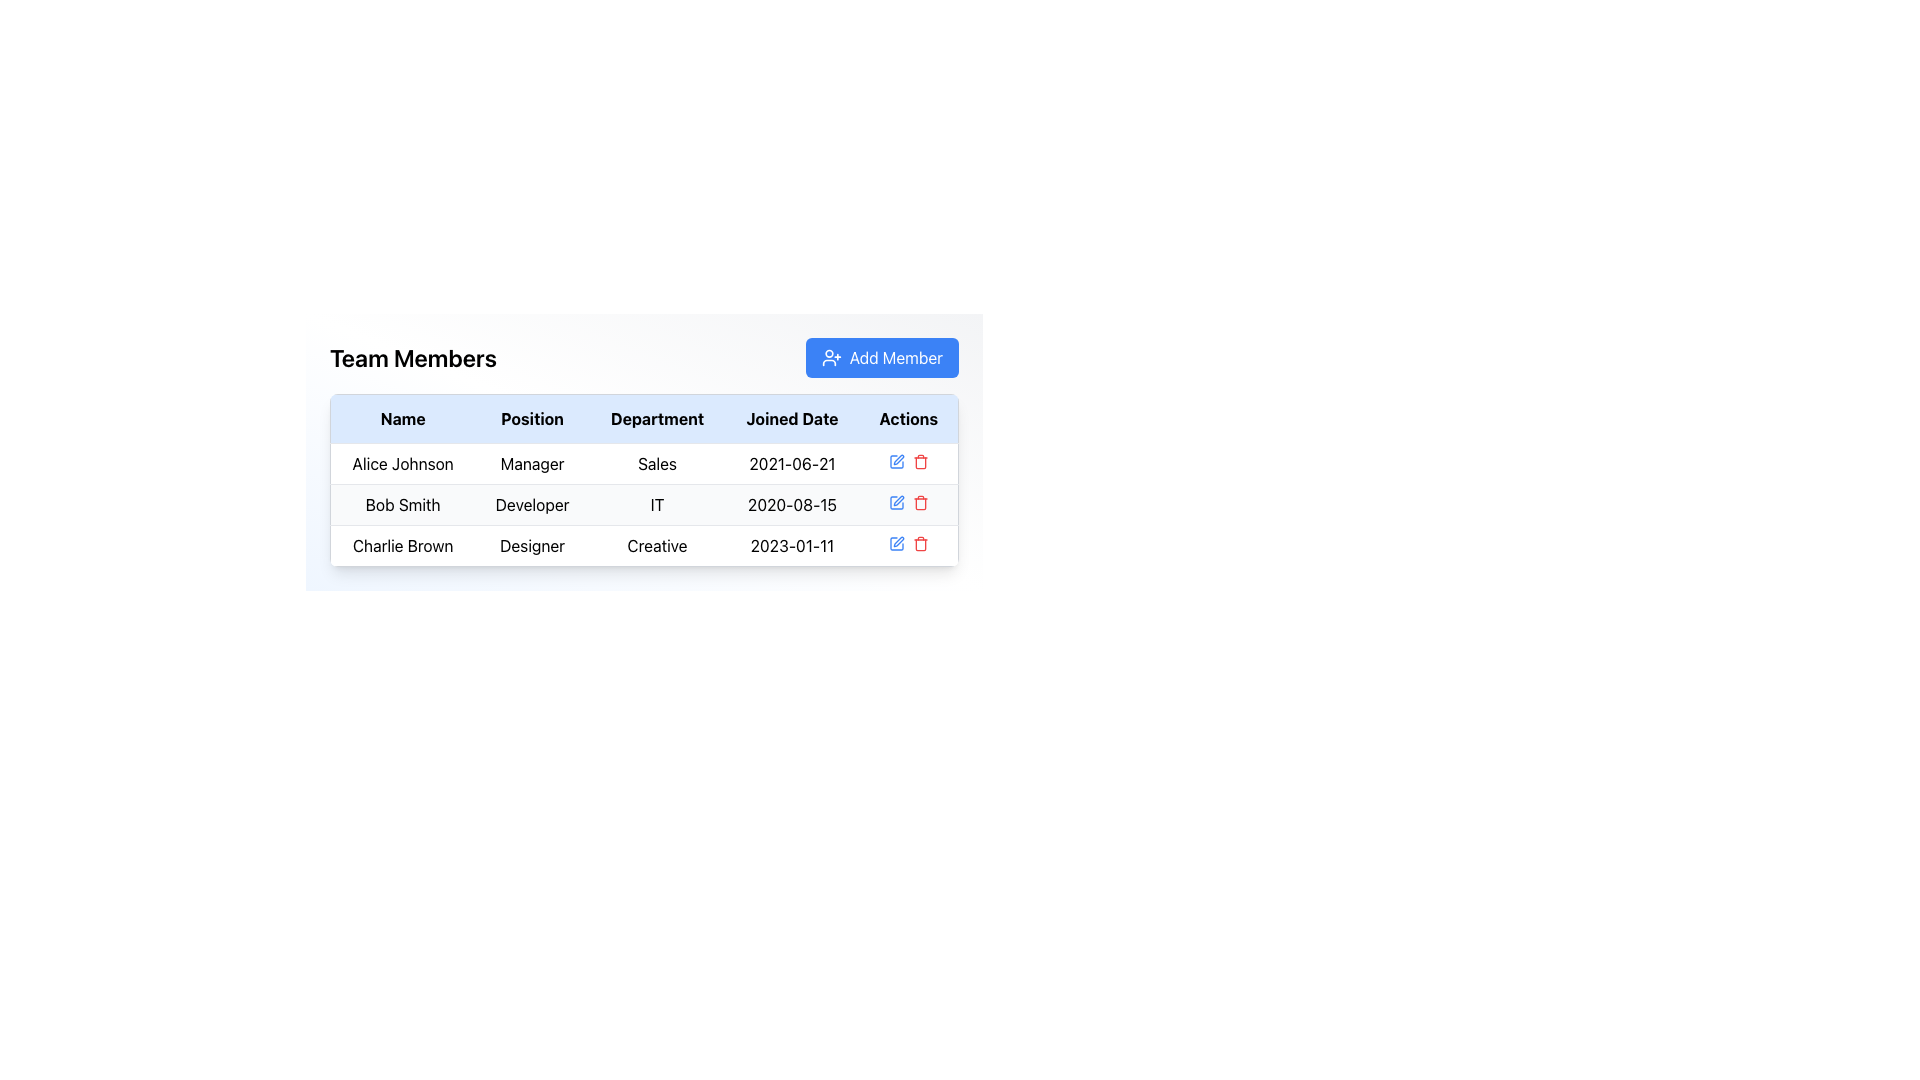 The height and width of the screenshot is (1080, 1920). I want to click on the interactive trash can icon button located in the 'Actions' column of the second row in the team members' data table, so click(919, 501).